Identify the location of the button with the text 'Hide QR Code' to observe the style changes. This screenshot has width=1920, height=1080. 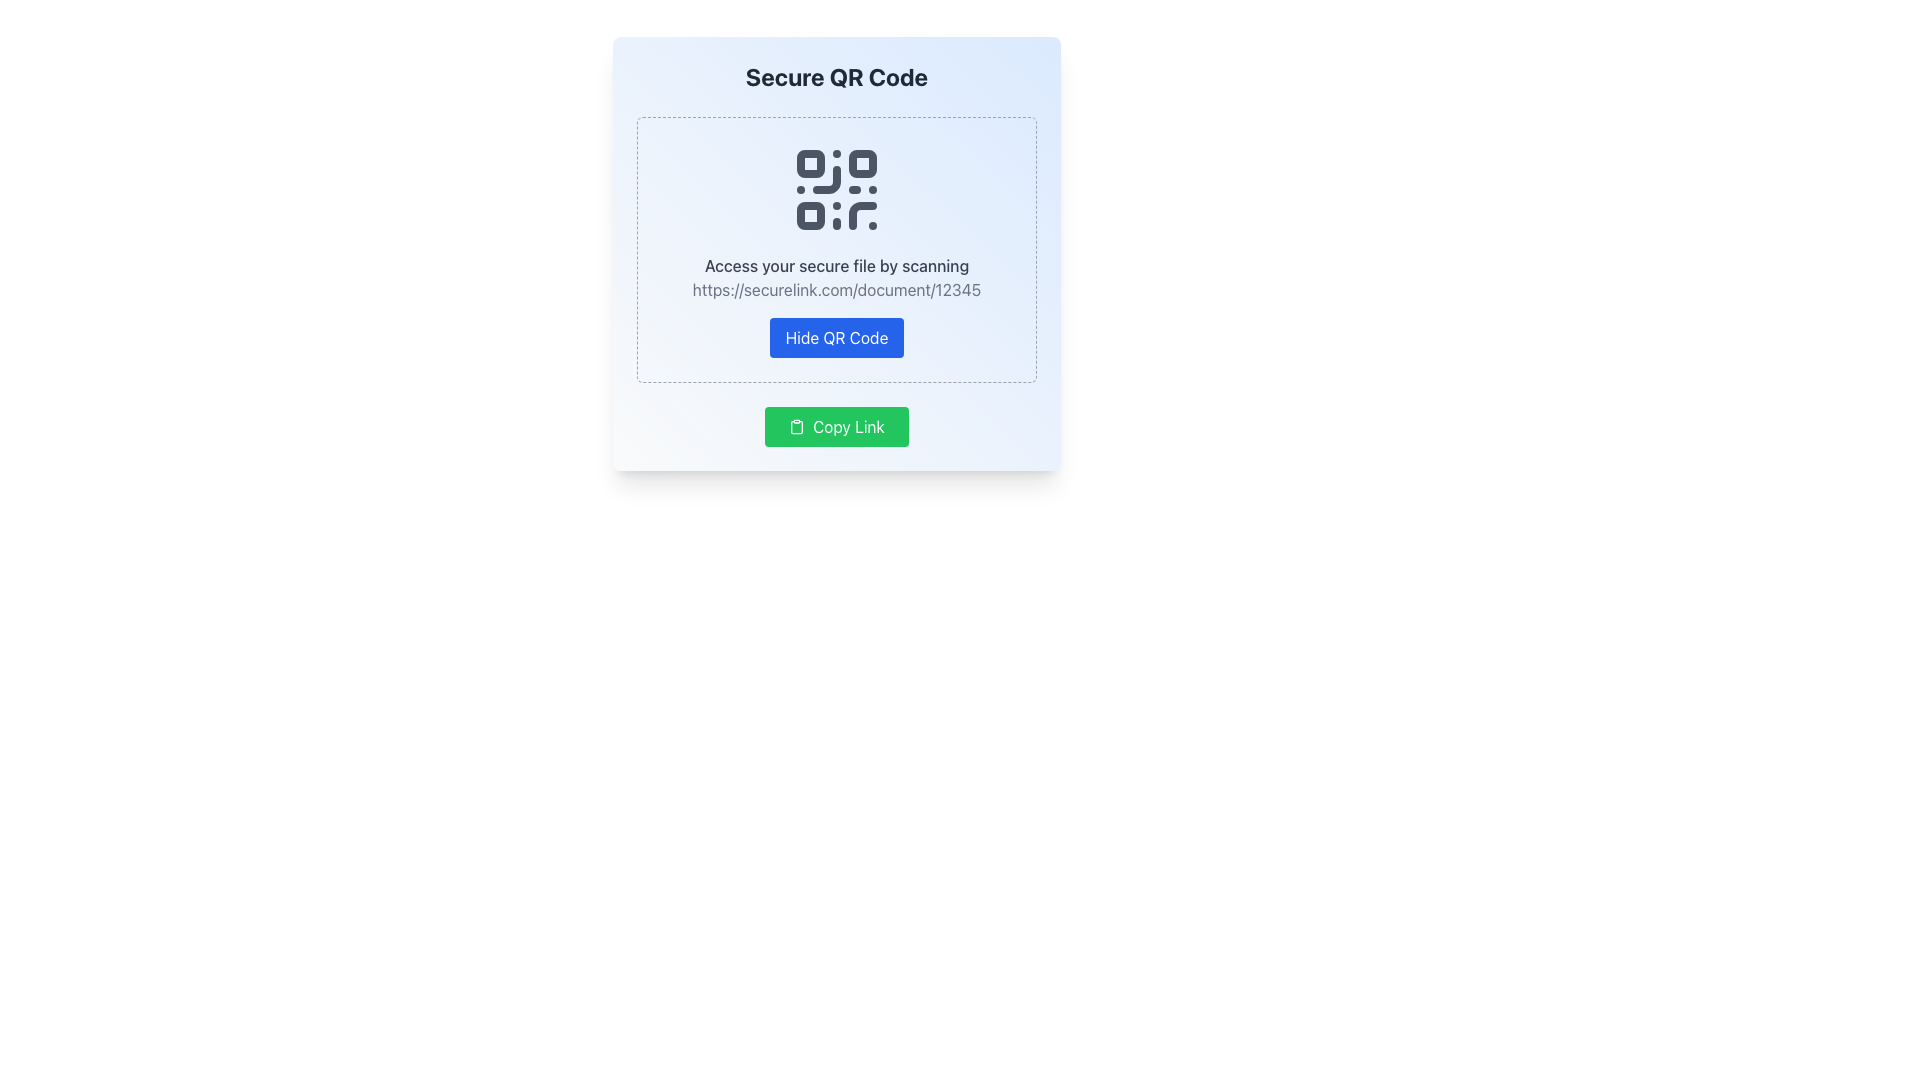
(836, 337).